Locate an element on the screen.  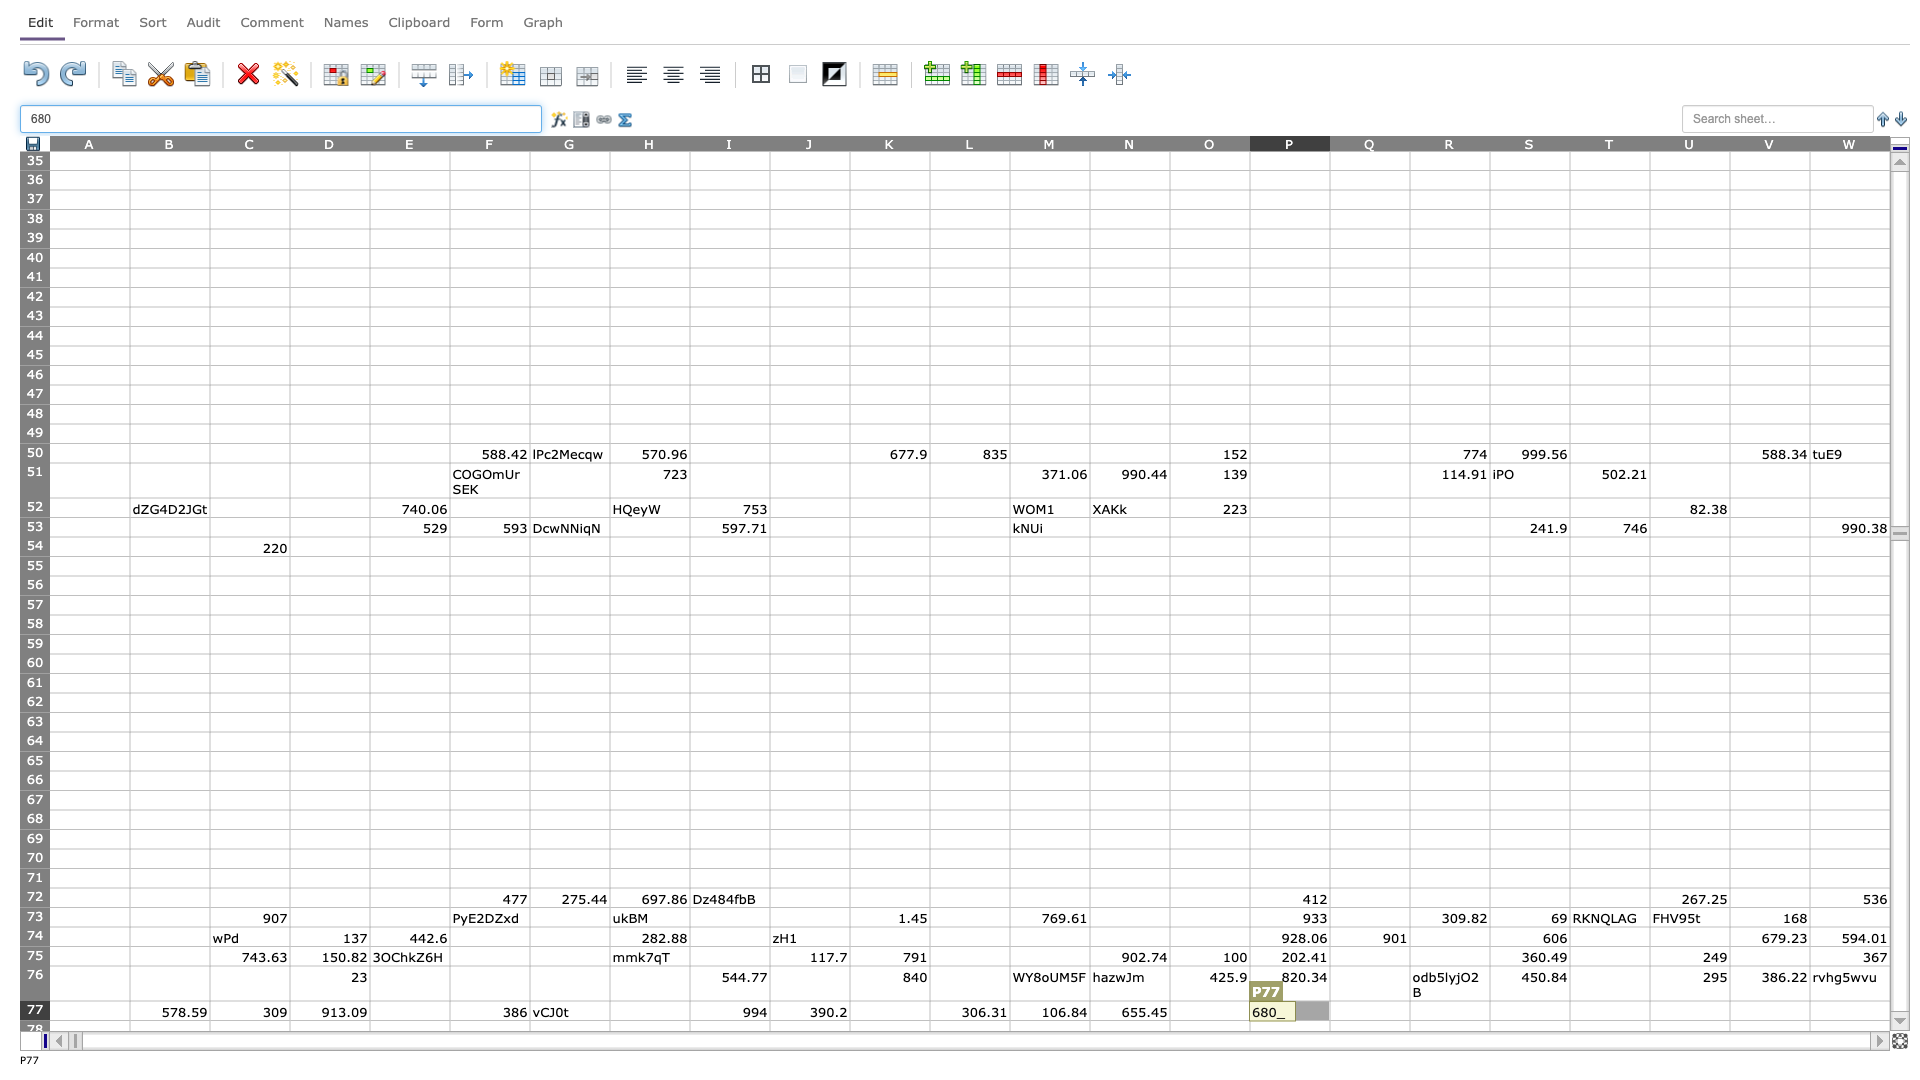
Top left of cell R77 is located at coordinates (1409, 1001).